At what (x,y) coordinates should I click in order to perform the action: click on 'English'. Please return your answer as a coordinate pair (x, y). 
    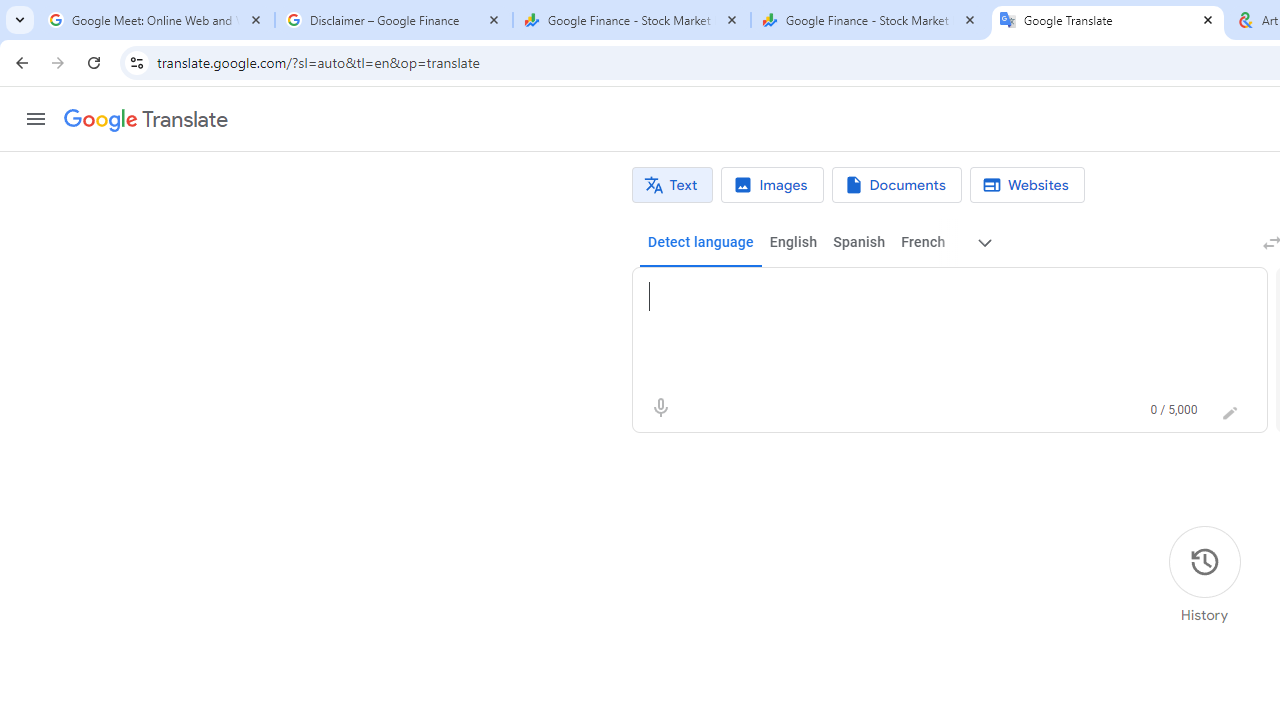
    Looking at the image, I should click on (792, 242).